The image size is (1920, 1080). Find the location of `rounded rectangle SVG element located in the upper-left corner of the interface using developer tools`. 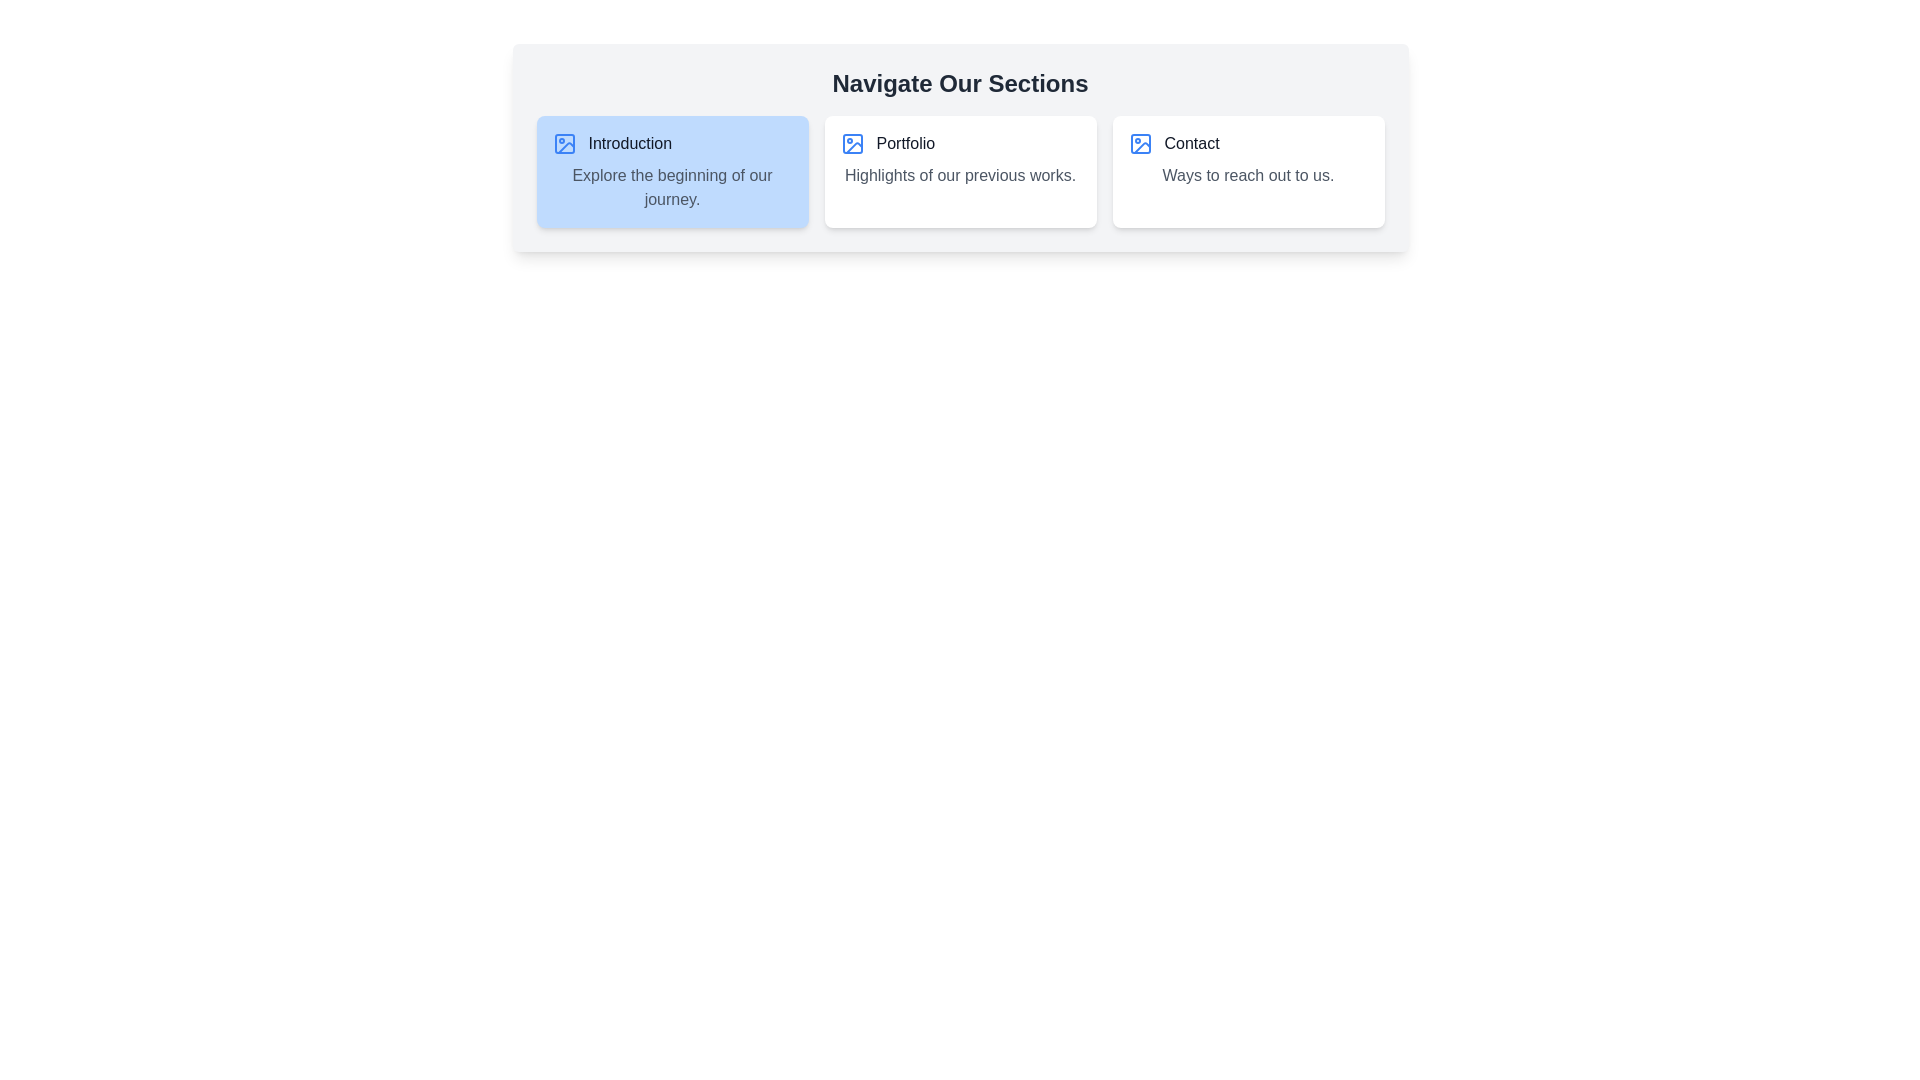

rounded rectangle SVG element located in the upper-left corner of the interface using developer tools is located at coordinates (1140, 142).